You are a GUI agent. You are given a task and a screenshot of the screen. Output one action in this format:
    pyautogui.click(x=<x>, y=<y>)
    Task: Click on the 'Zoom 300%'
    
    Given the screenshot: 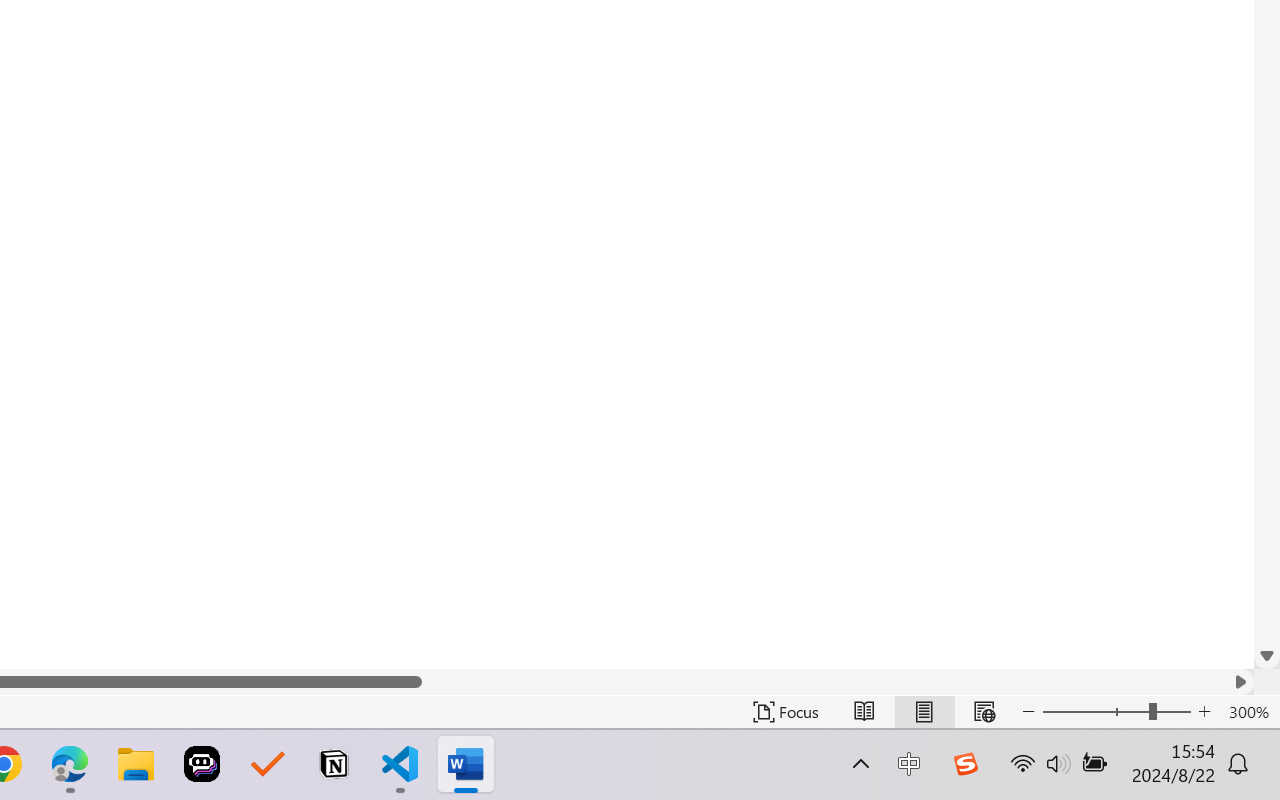 What is the action you would take?
    pyautogui.click(x=1248, y=711)
    